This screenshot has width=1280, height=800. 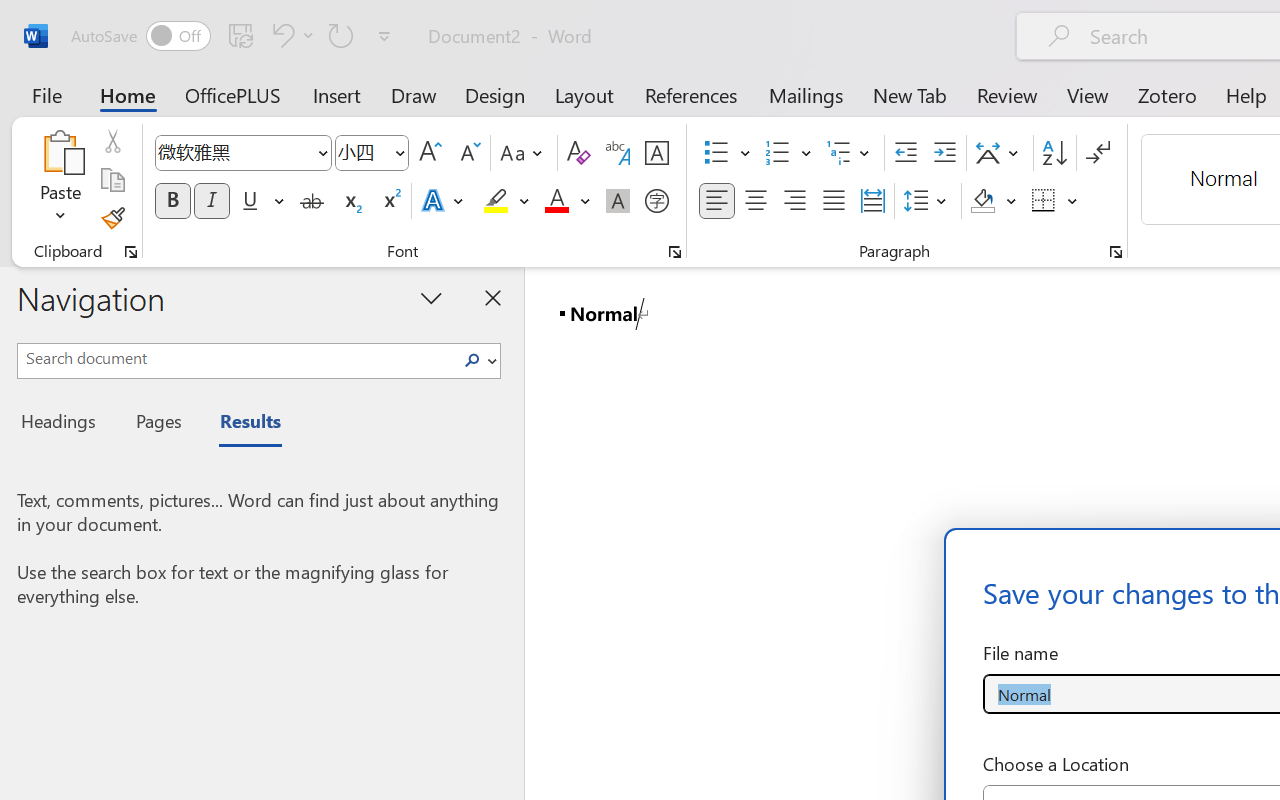 What do you see at coordinates (471, 360) in the screenshot?
I see `'Search'` at bounding box center [471, 360].